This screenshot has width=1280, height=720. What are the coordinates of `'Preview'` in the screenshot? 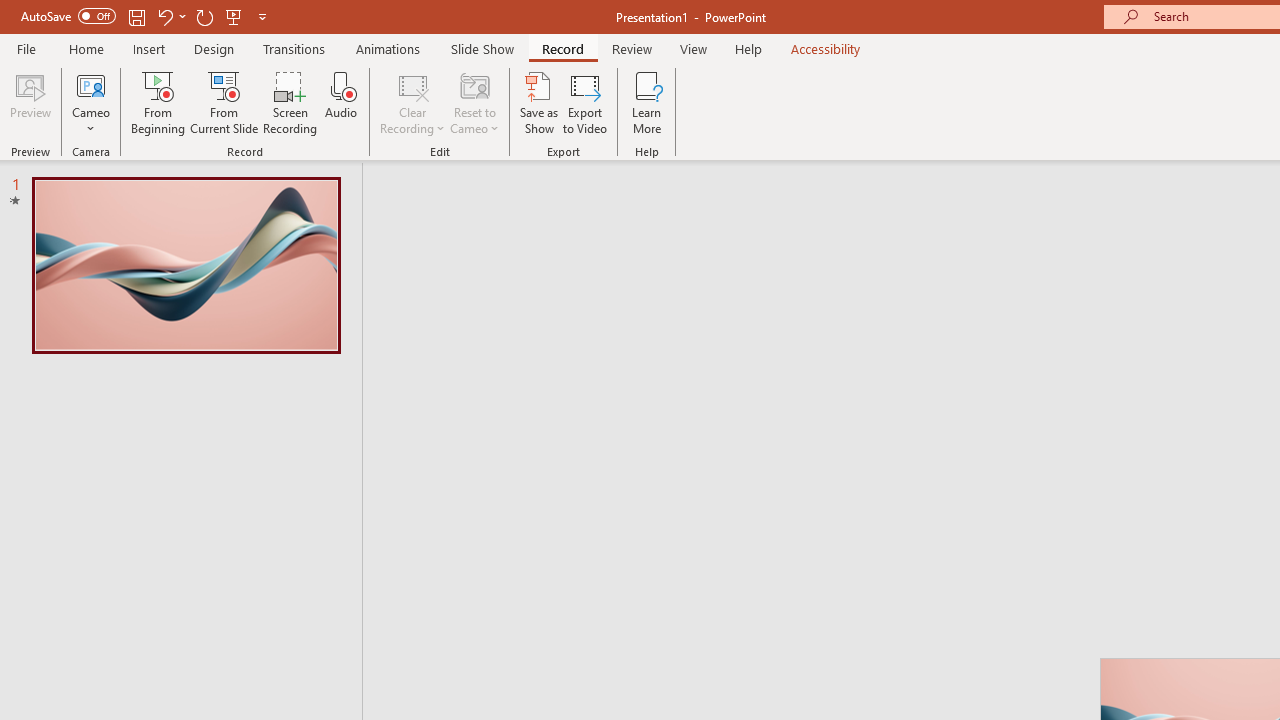 It's located at (30, 103).